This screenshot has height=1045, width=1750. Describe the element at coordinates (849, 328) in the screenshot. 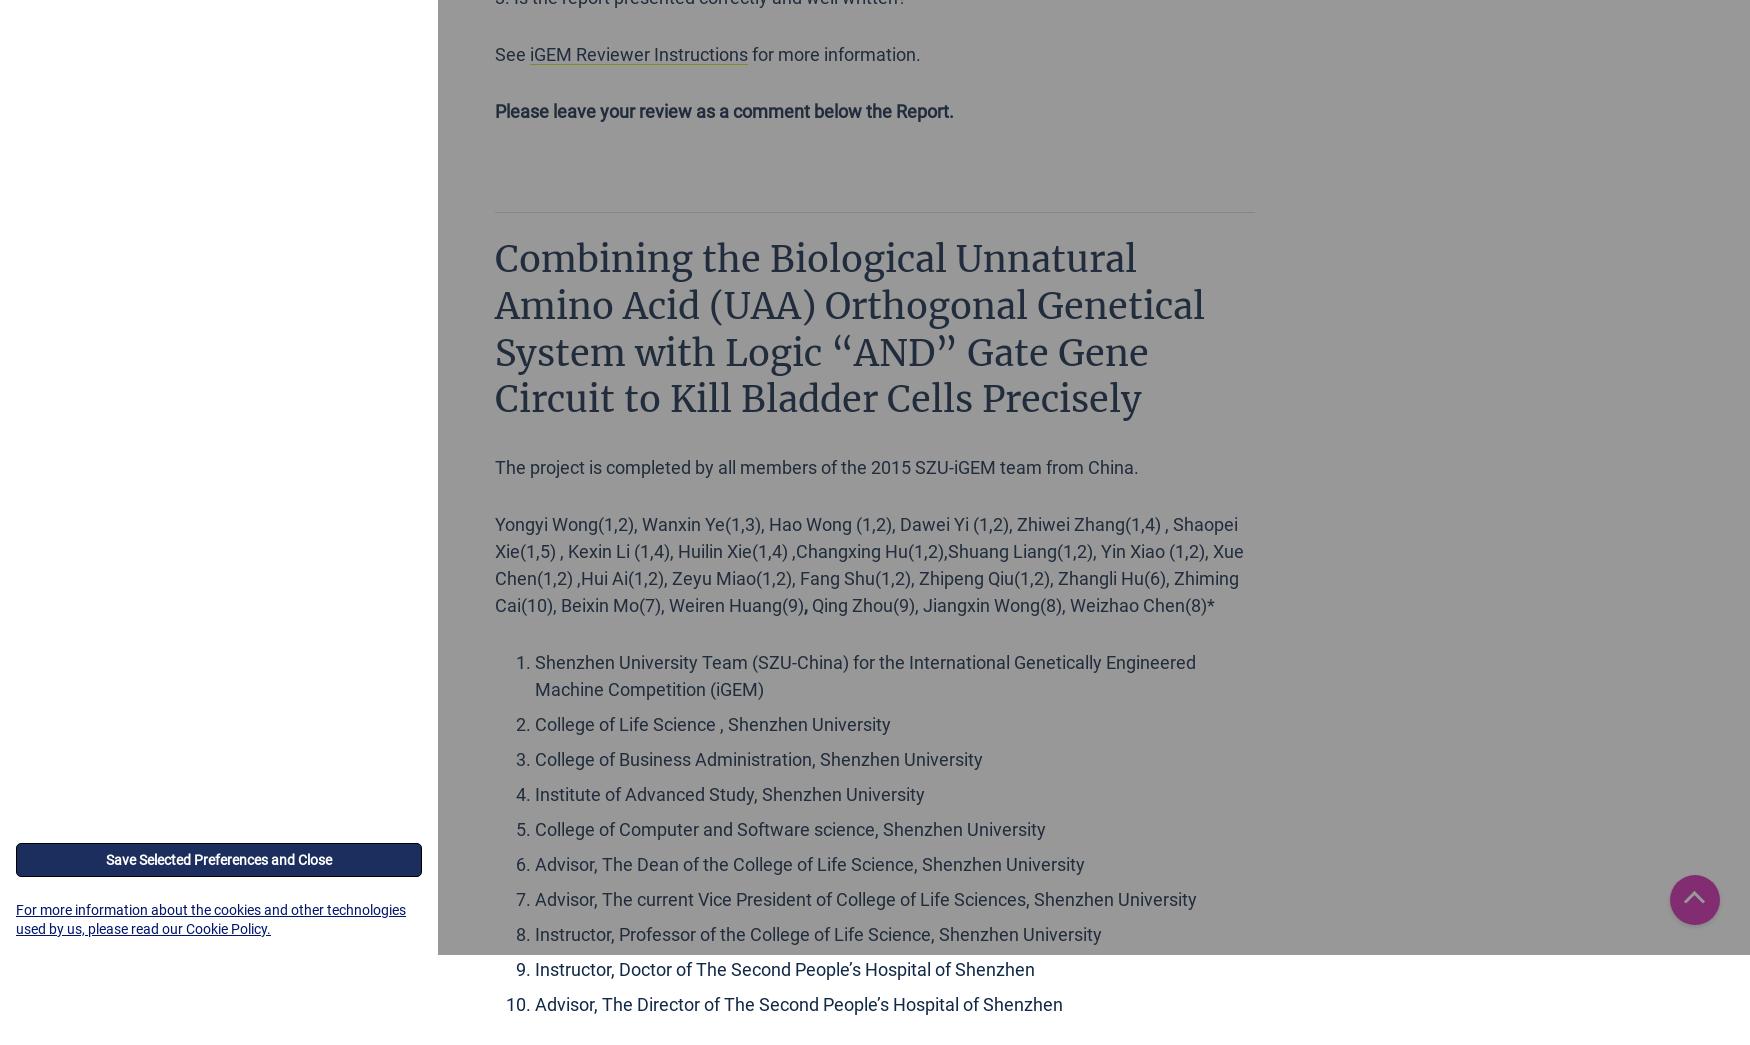

I see `'Combining the Biological Unnatural Amino Acid (UAA) Orthogonal Genetical System with Logic “AND” Gate Gene Circuit to Kill Bladder Cells Precisely'` at that location.